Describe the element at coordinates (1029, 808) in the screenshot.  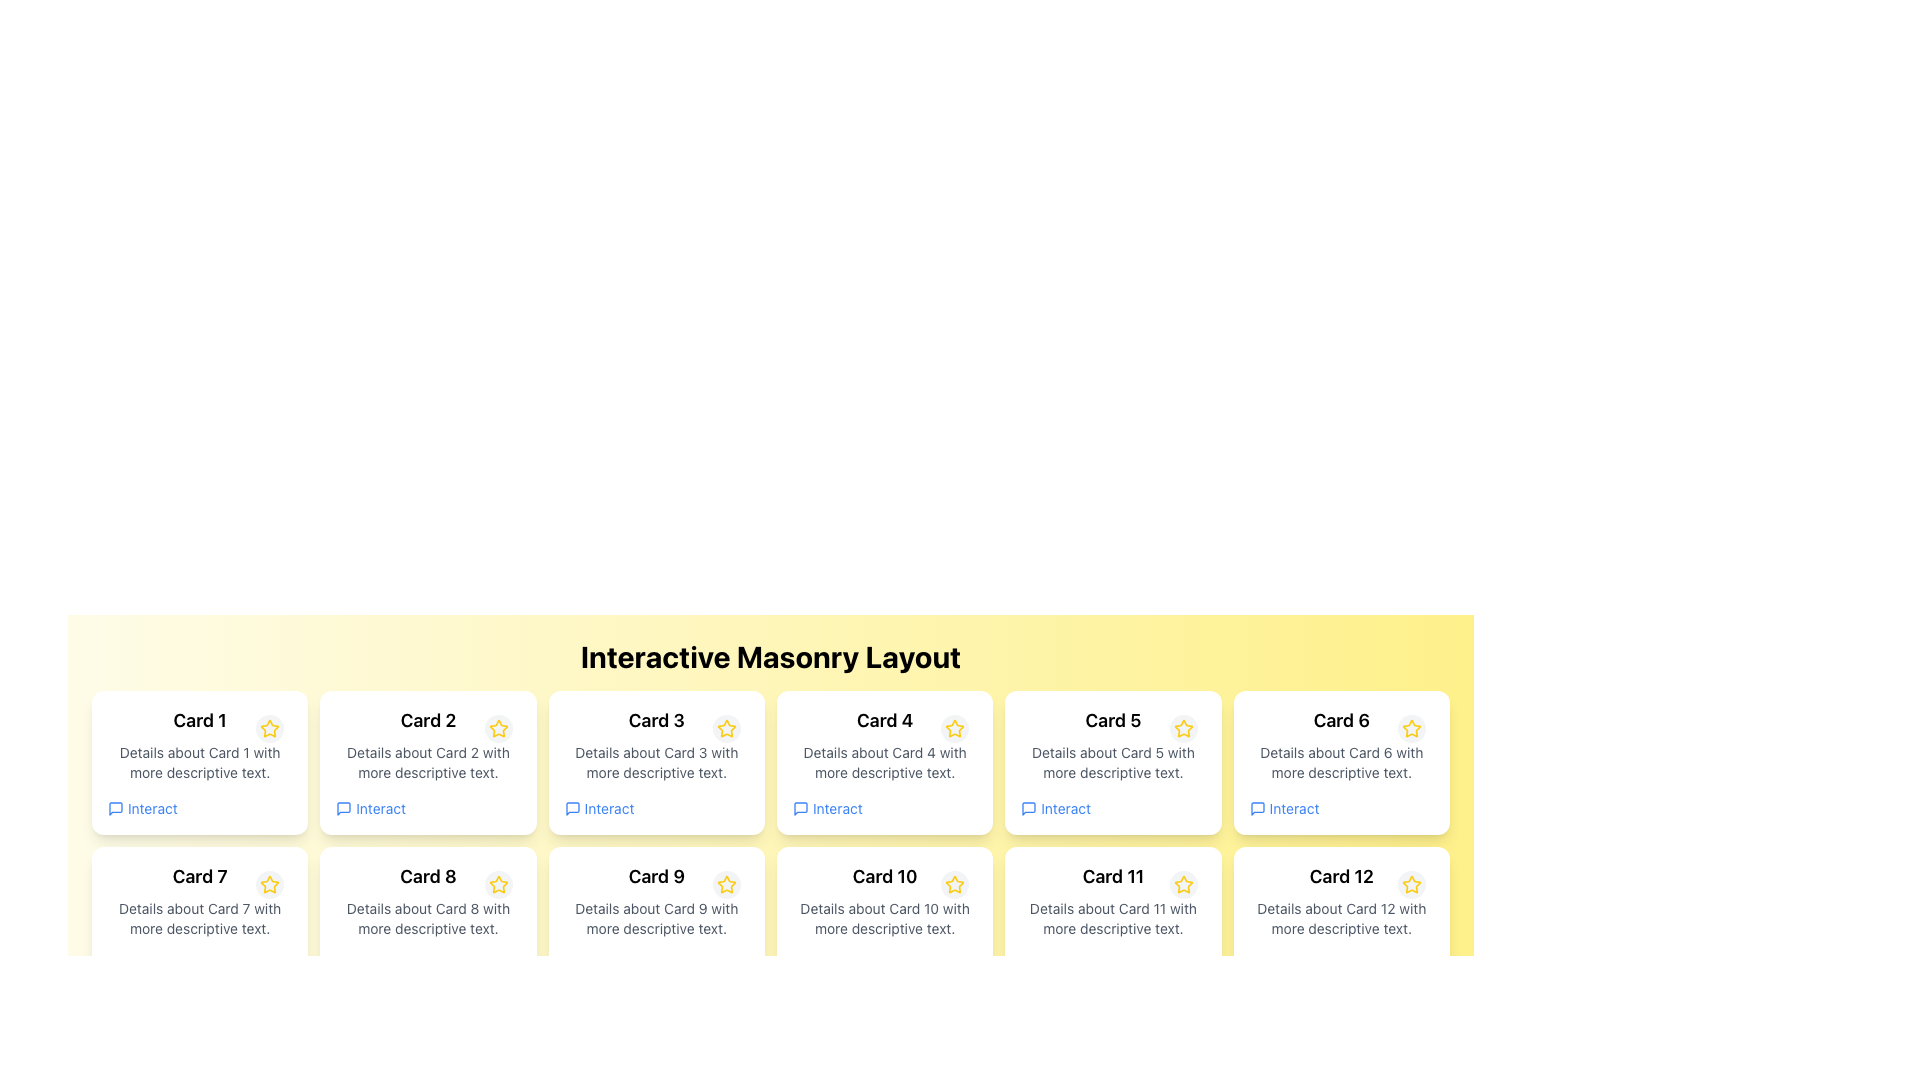
I see `the icon within the 'Interact' section of 'Card 5' located in the second row and third column, which symbolizes initiating or viewing interactions or messages` at that location.